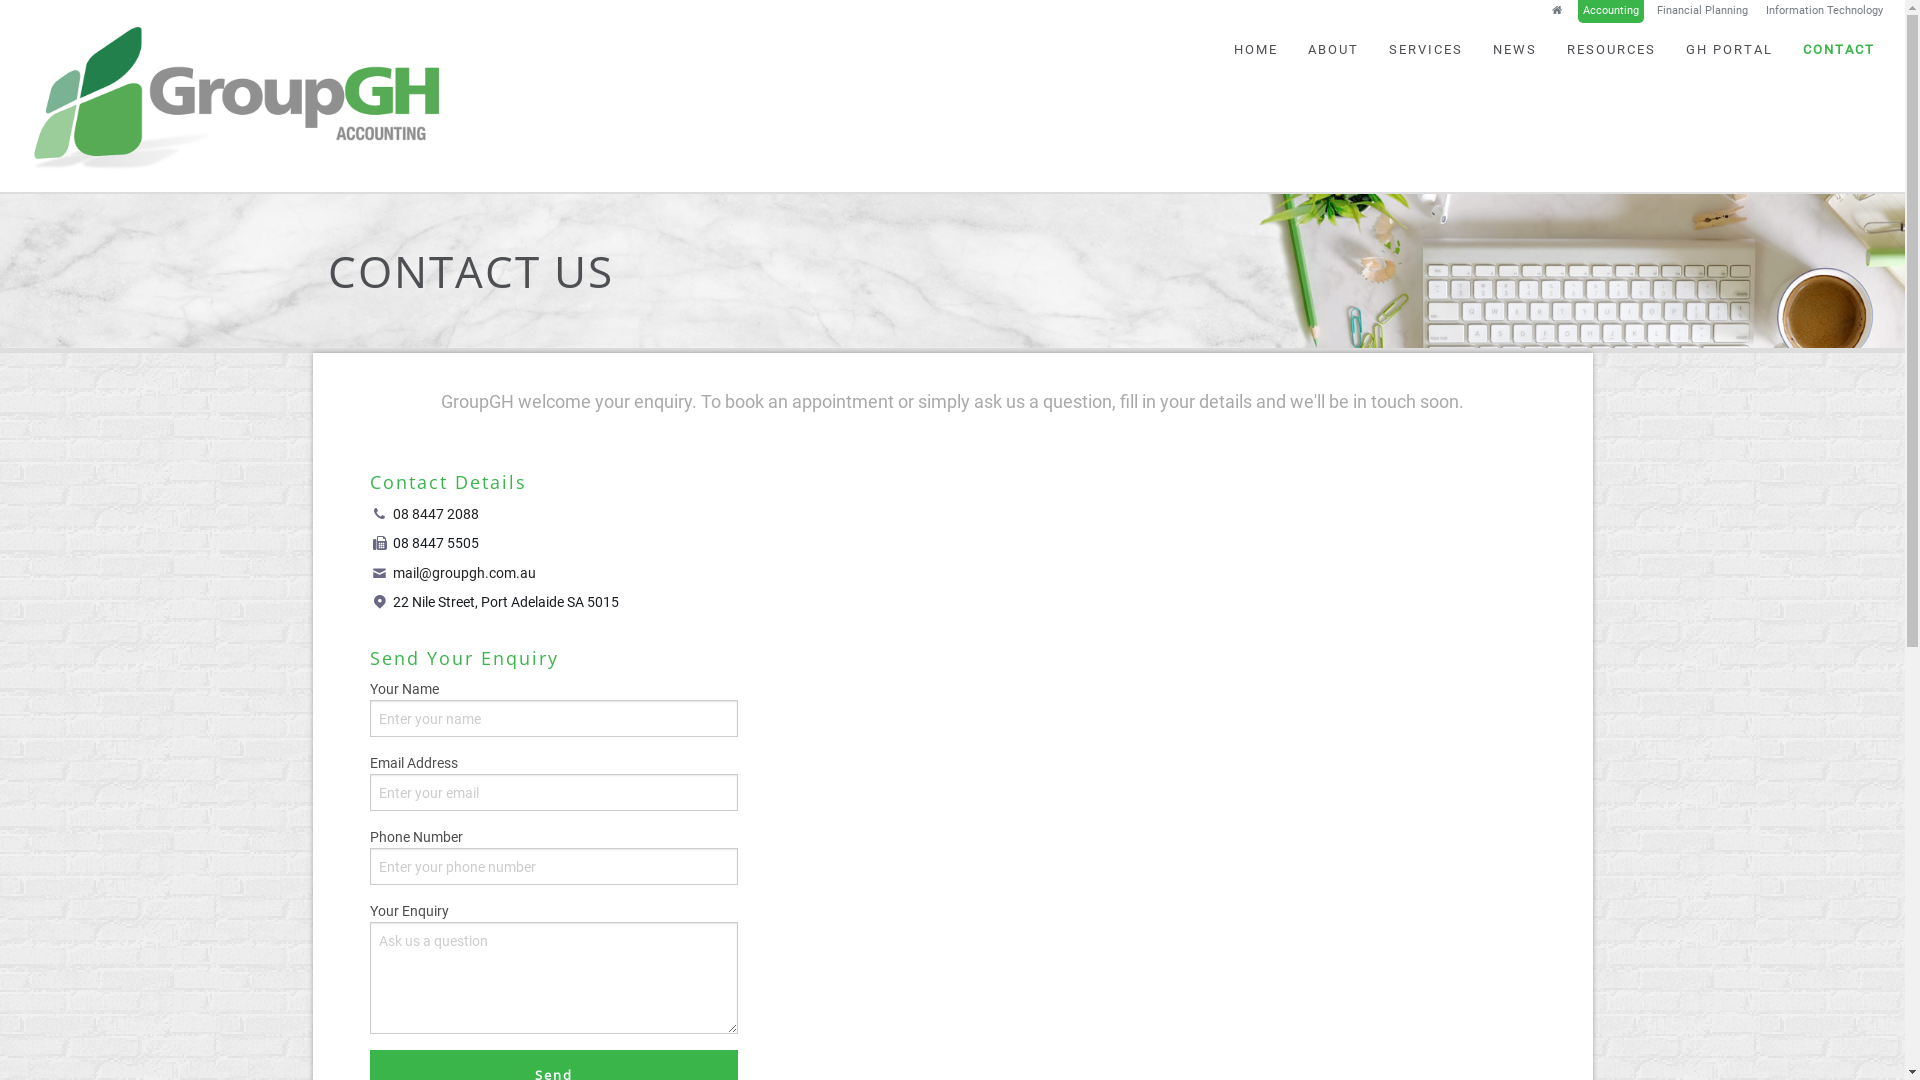 Image resolution: width=1920 pixels, height=1080 pixels. I want to click on 'CONTACT', so click(1838, 48).